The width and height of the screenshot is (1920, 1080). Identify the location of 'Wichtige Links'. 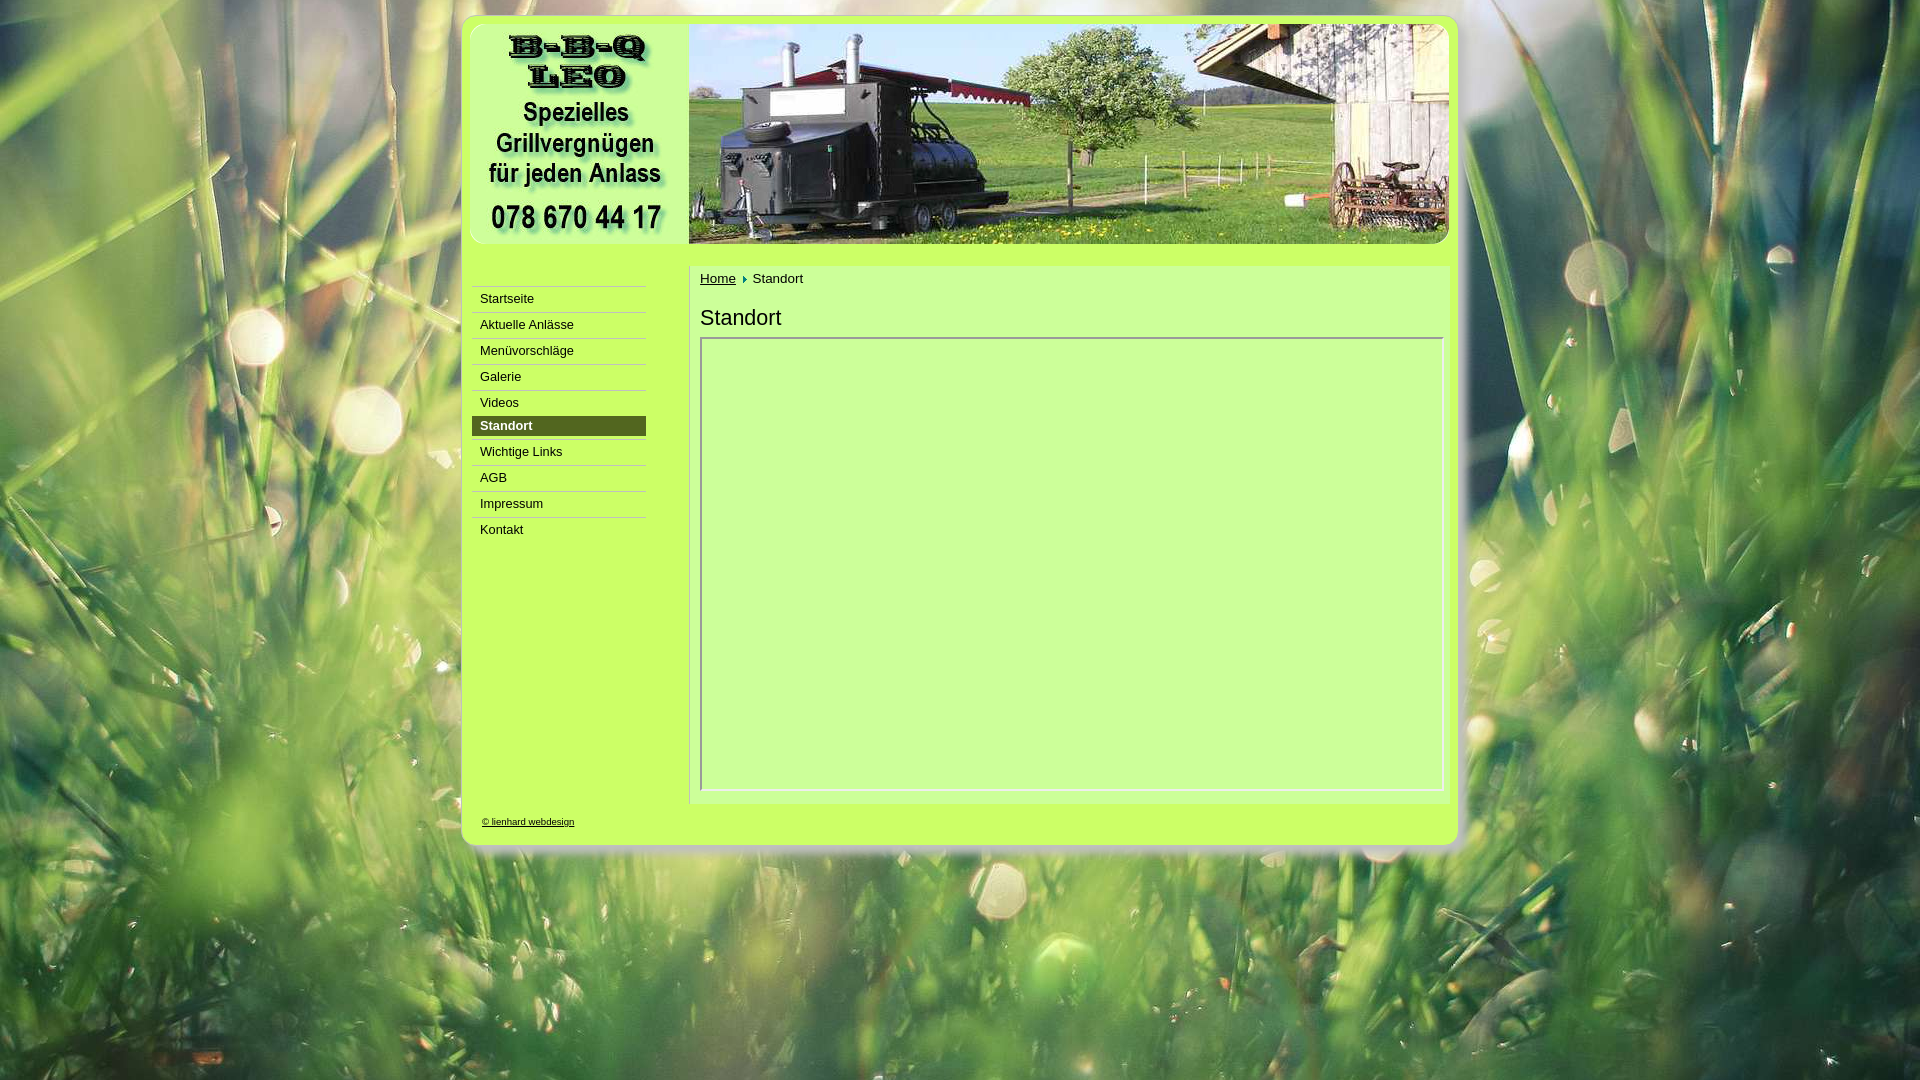
(558, 450).